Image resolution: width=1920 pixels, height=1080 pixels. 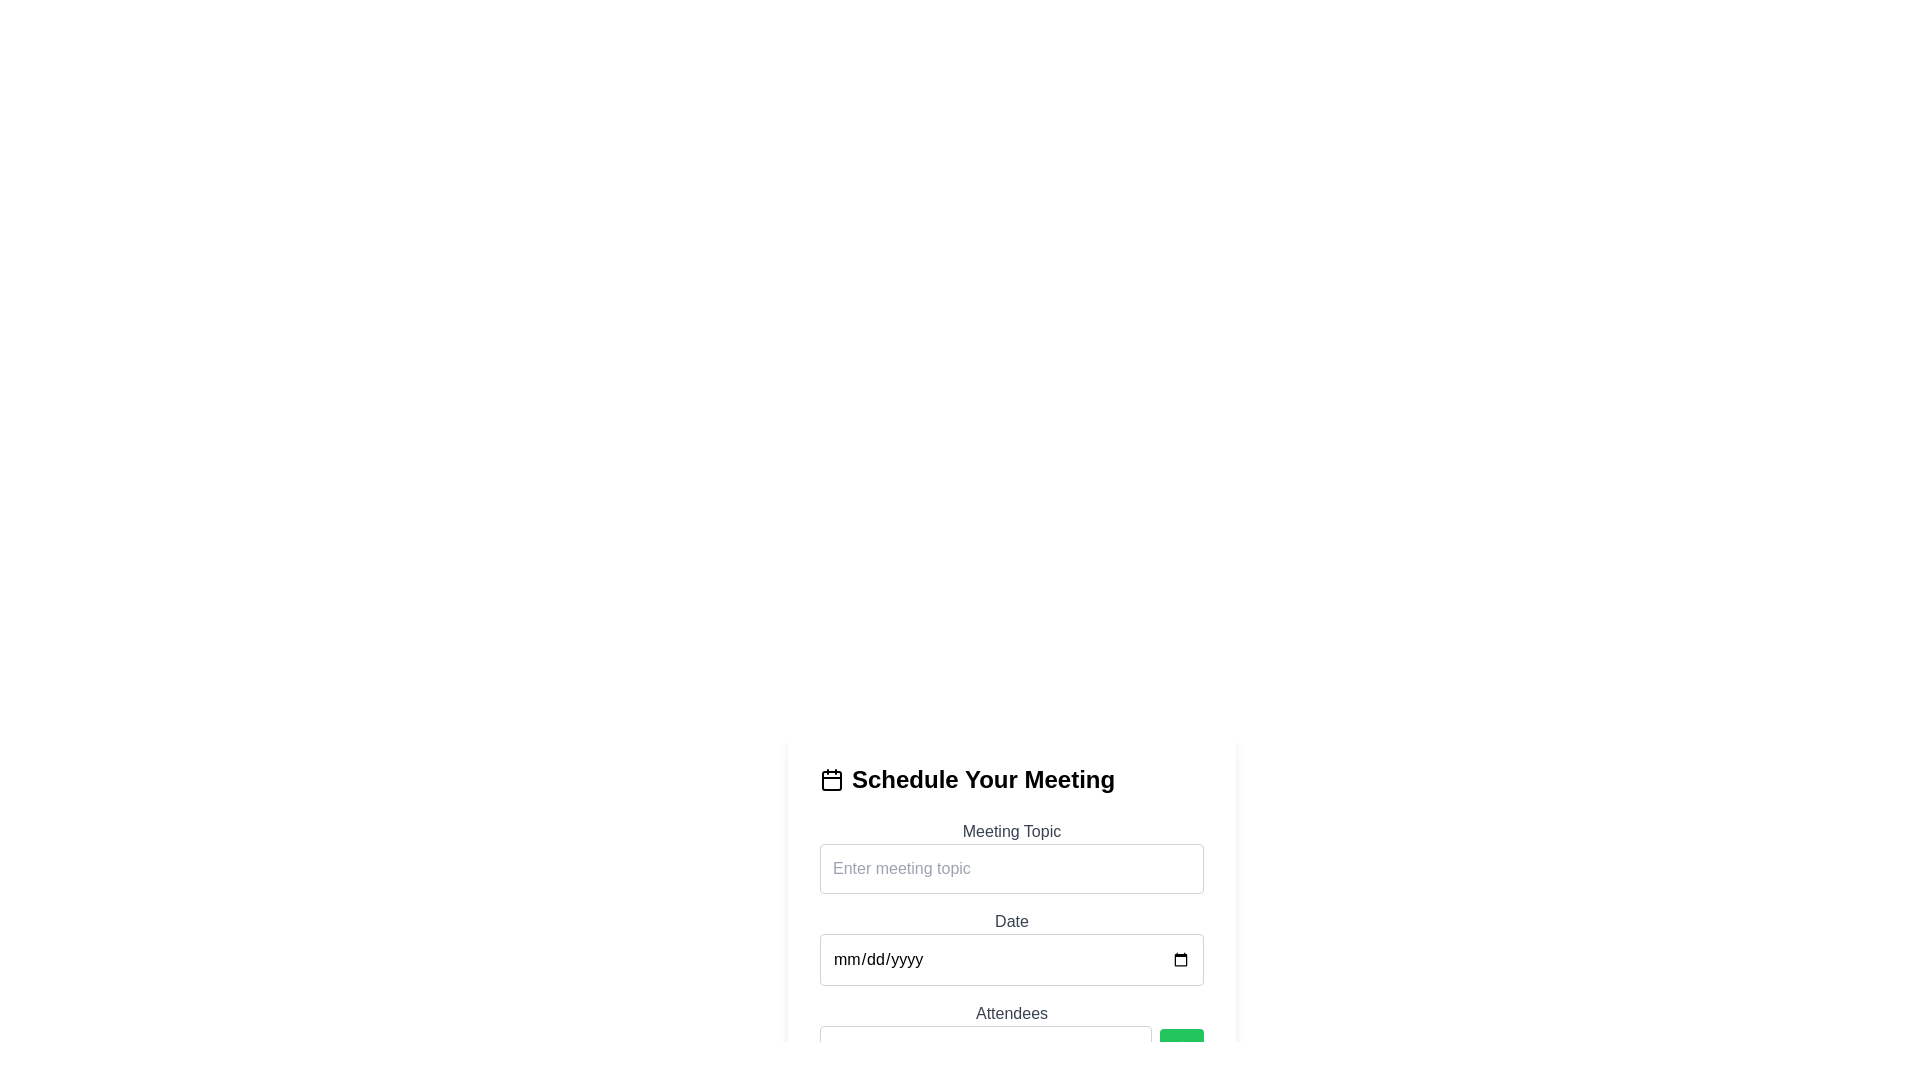 What do you see at coordinates (1012, 1037) in the screenshot?
I see `the input field for email labeled 'Attendees', which is styled with rounded borders and has a green button to the right` at bounding box center [1012, 1037].